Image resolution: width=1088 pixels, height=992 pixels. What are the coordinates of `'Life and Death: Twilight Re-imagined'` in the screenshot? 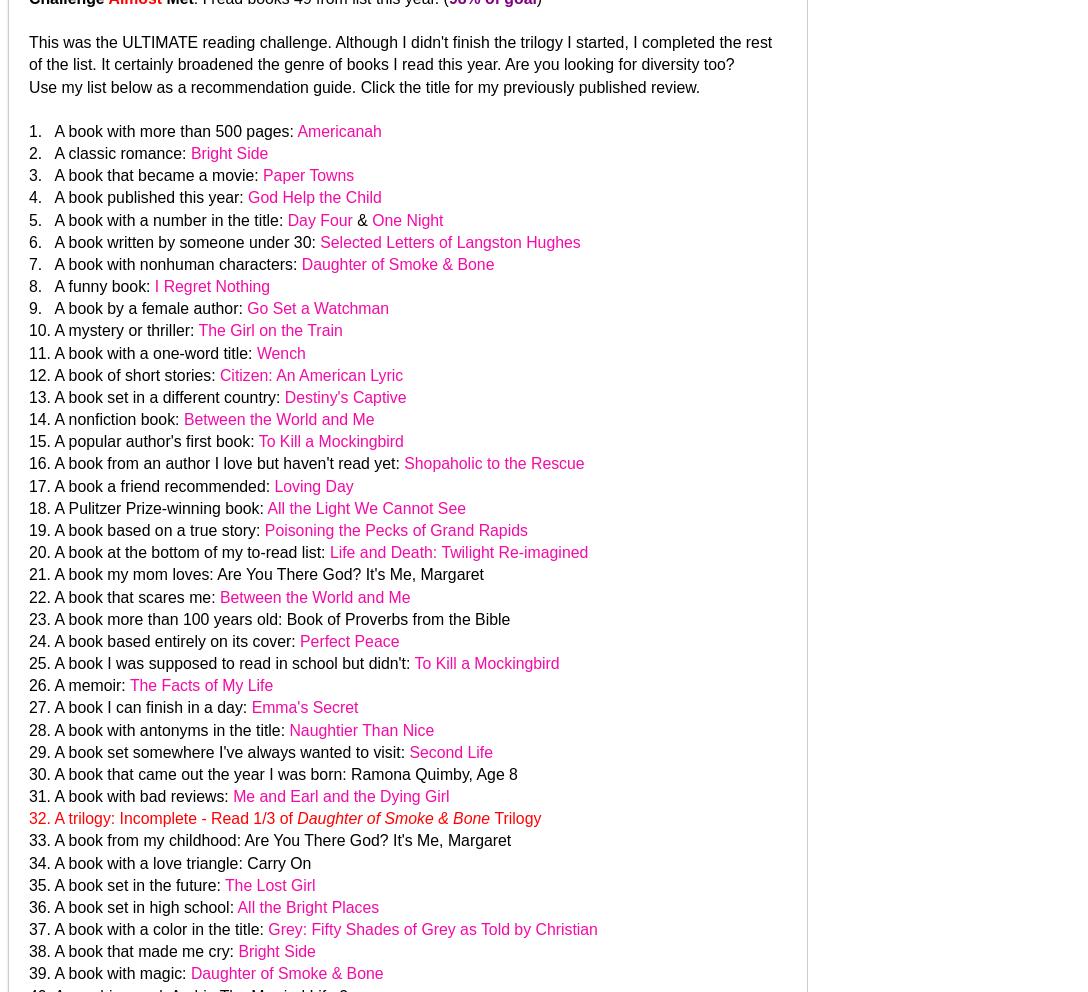 It's located at (457, 552).